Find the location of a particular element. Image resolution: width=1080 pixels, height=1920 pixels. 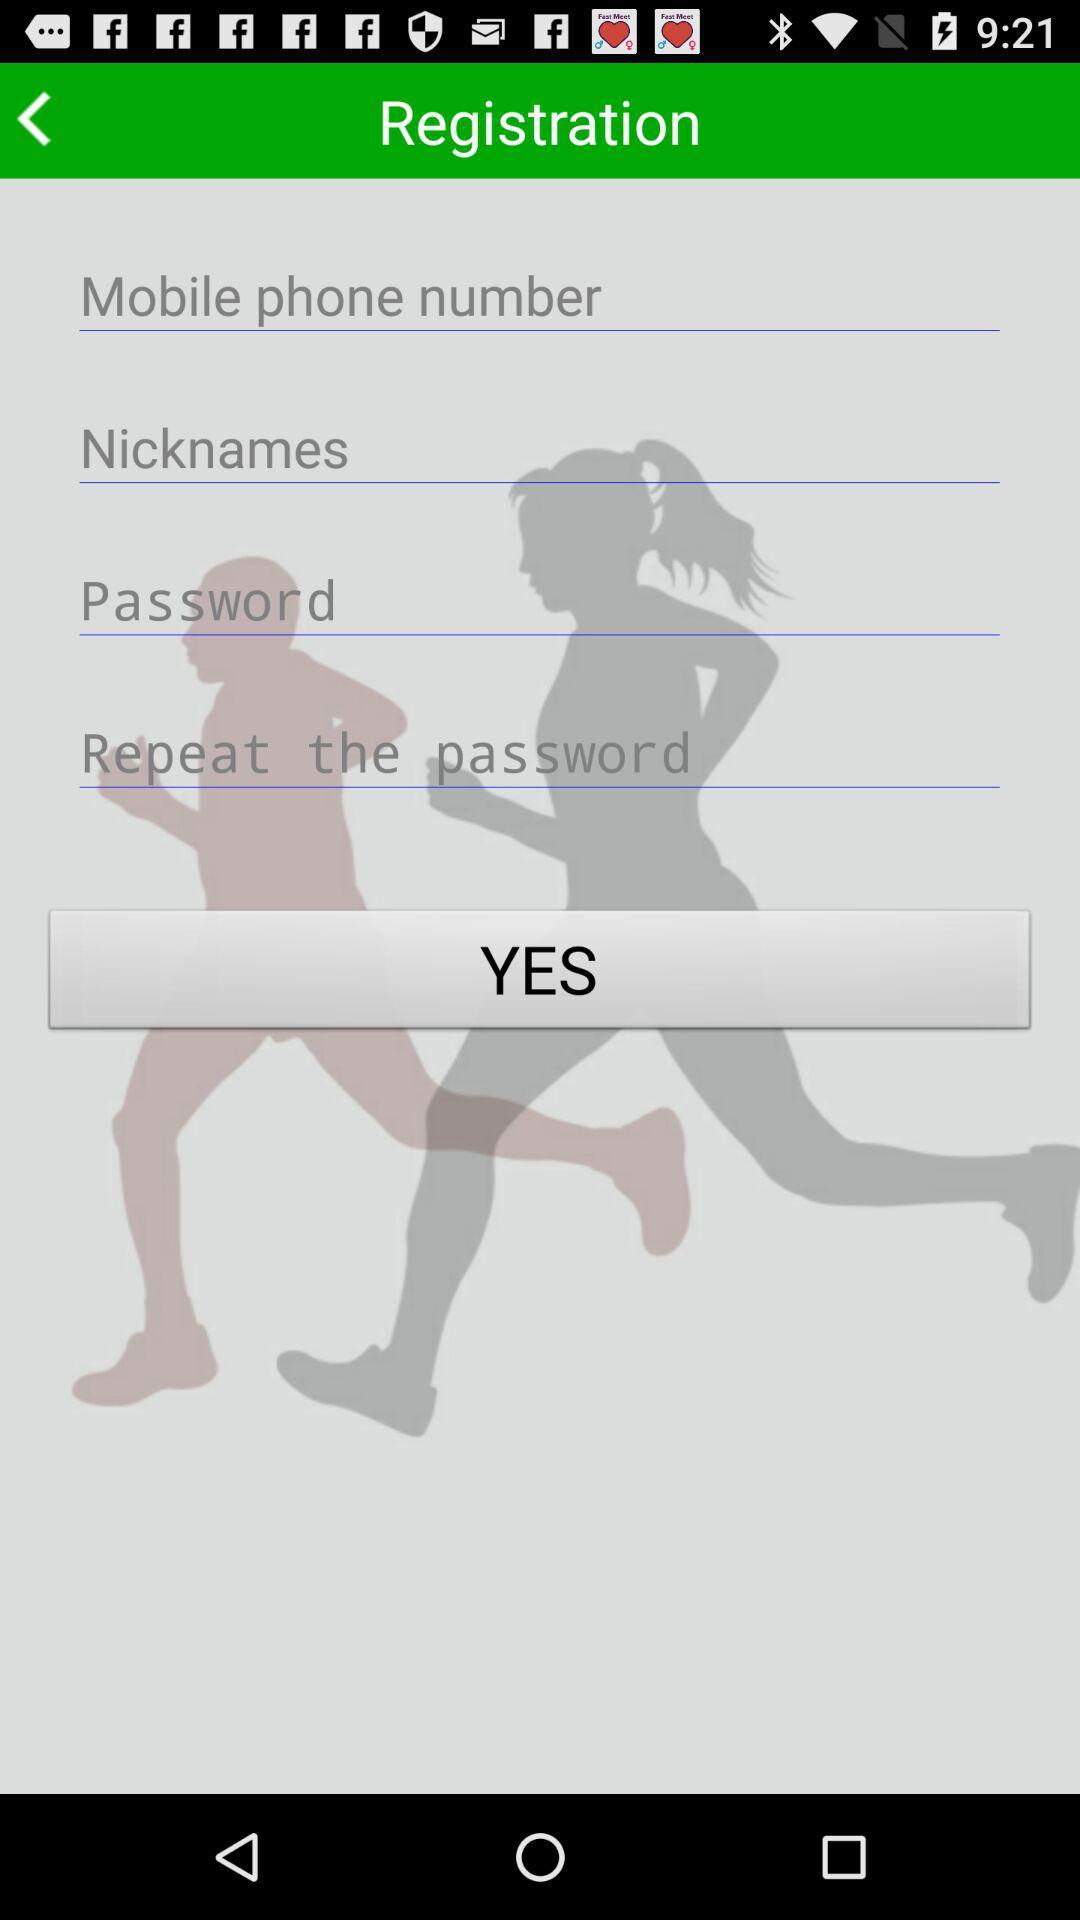

go back is located at coordinates (39, 117).